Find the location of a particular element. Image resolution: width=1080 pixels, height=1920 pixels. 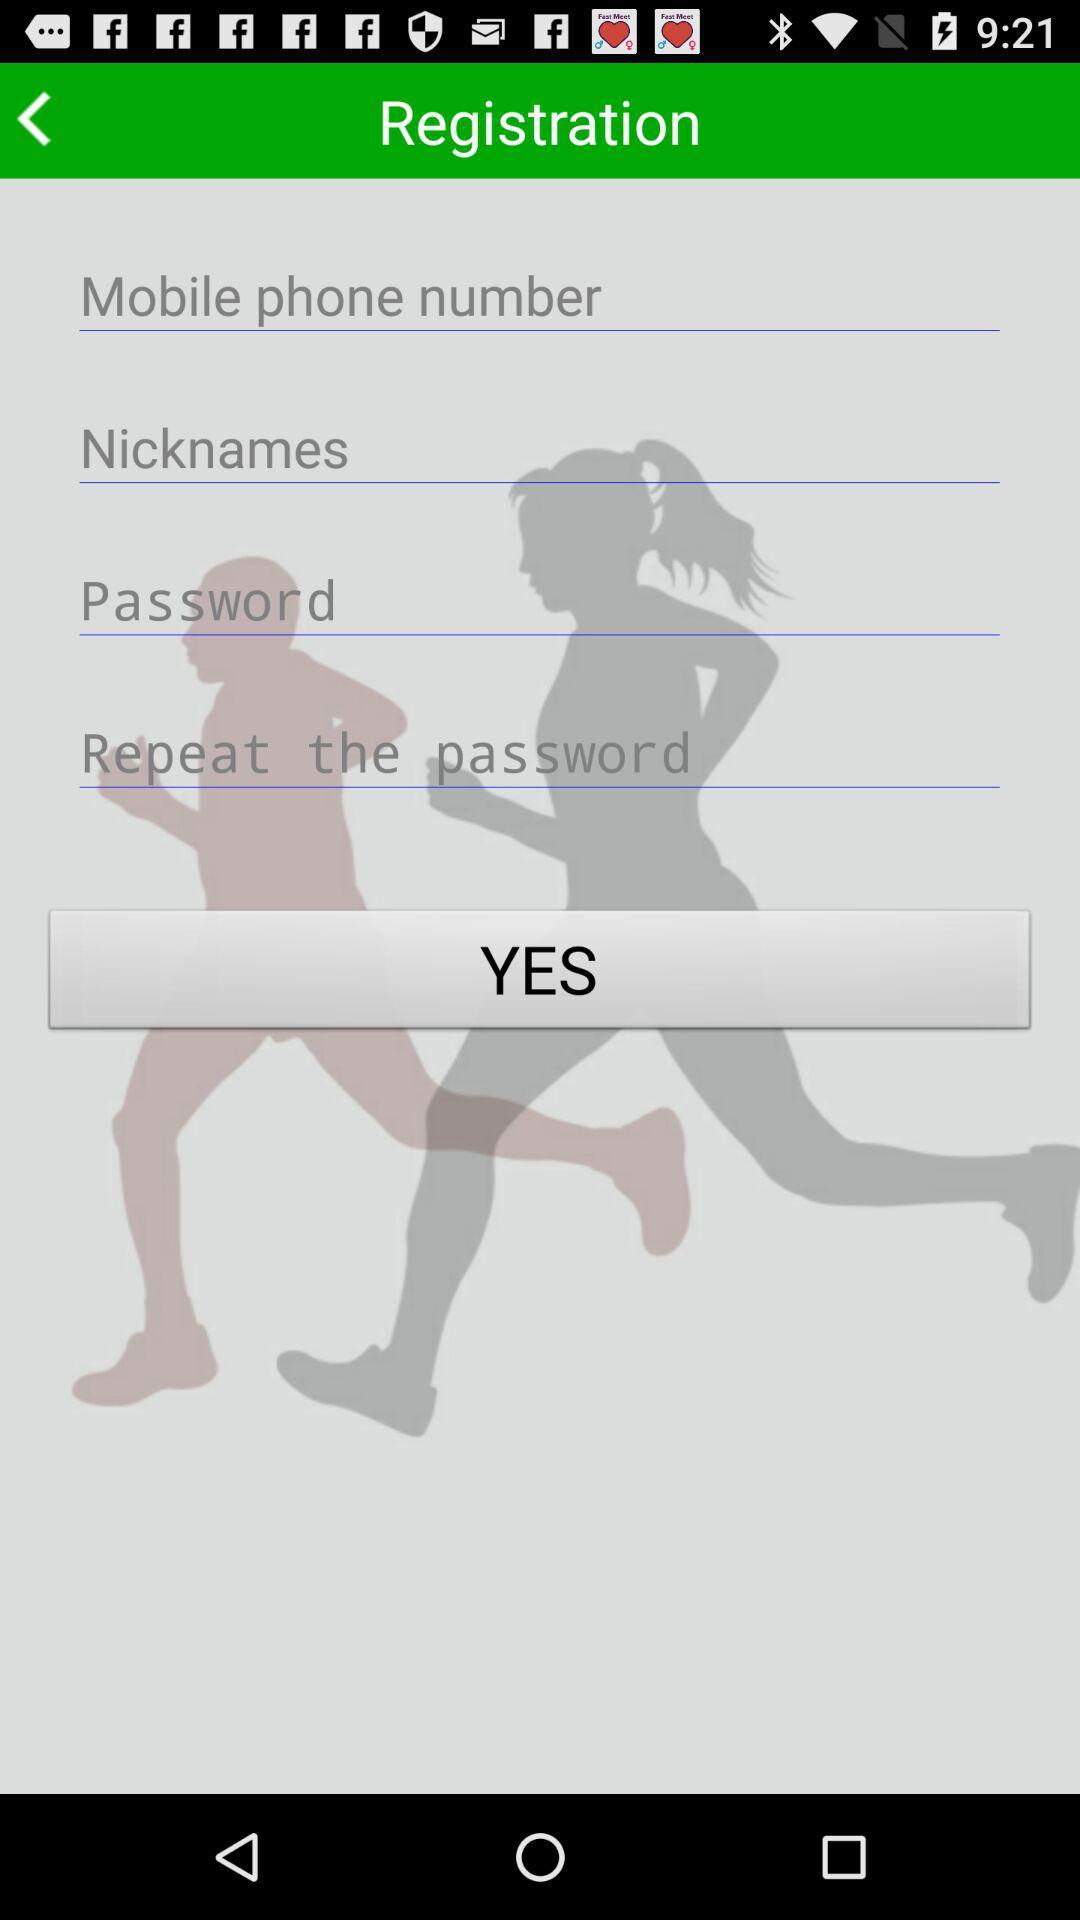

go back is located at coordinates (39, 117).